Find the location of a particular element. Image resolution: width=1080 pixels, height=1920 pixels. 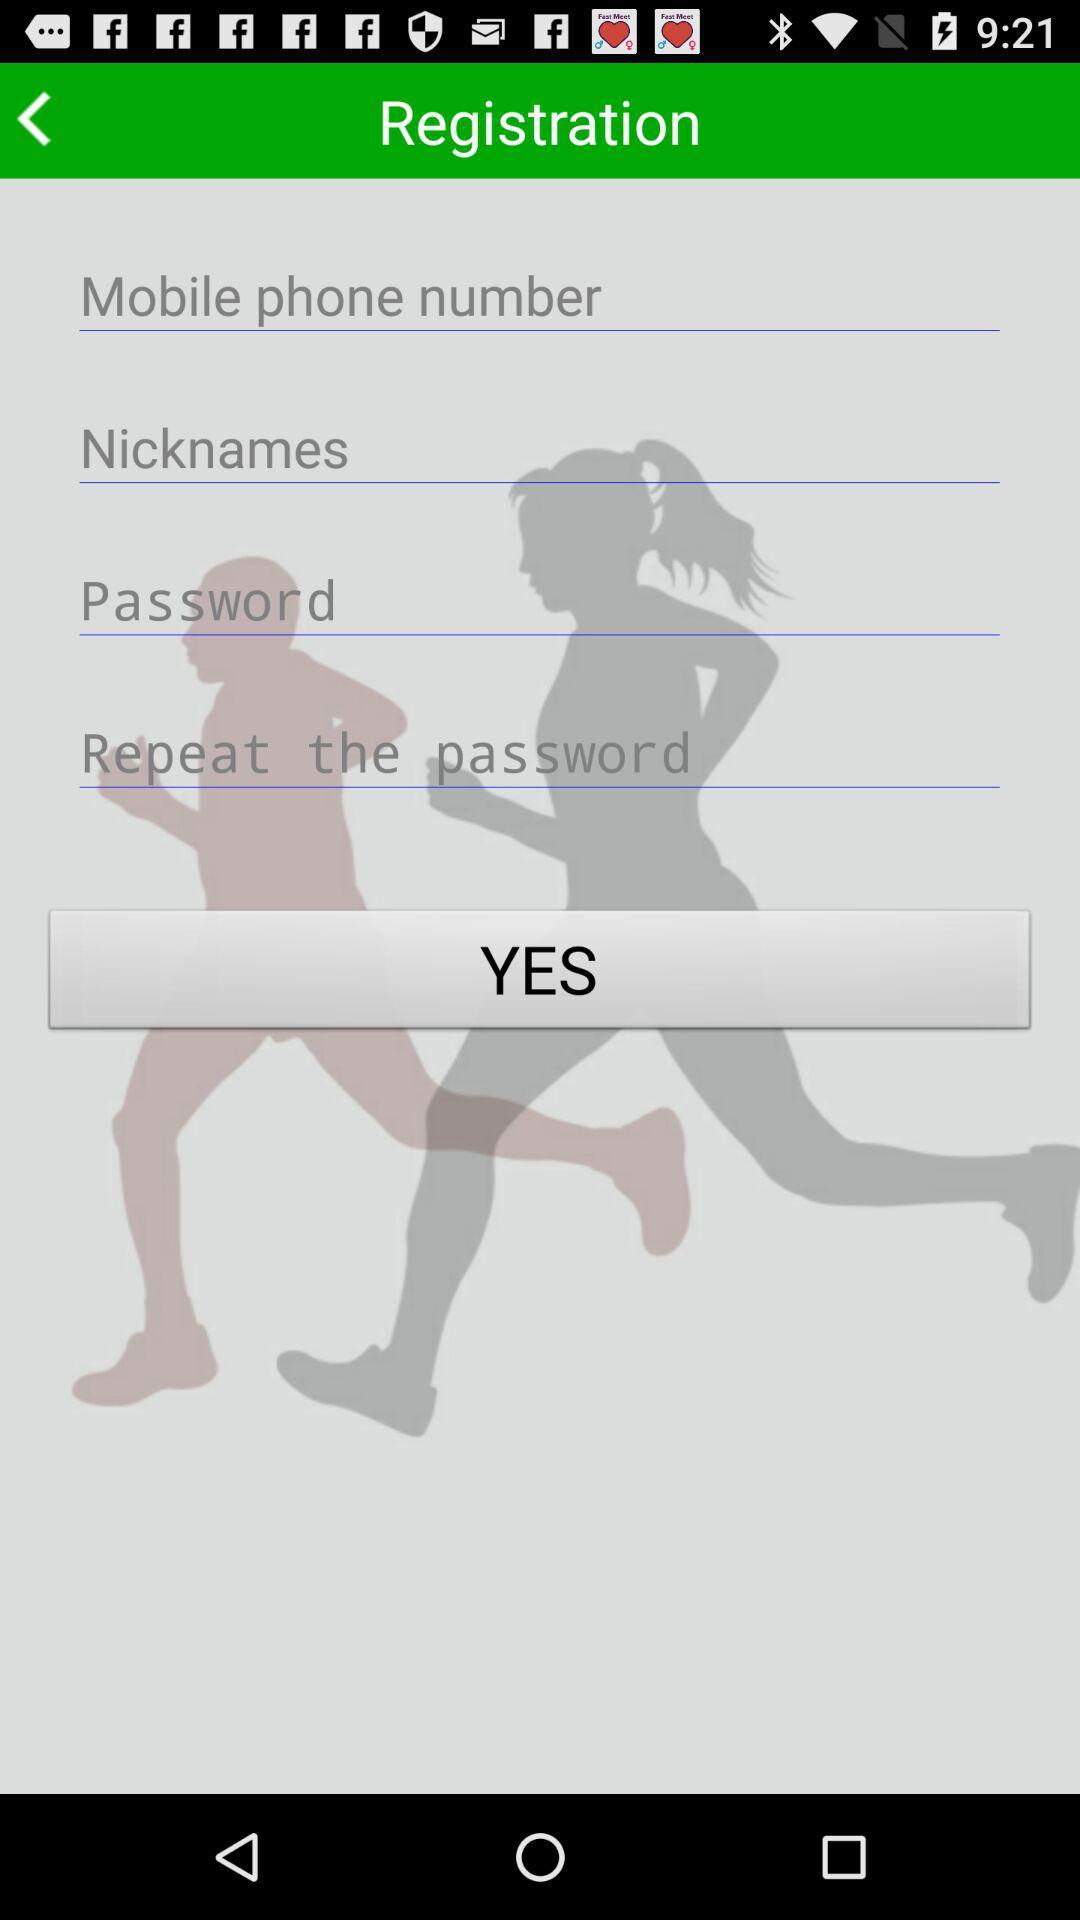

go back is located at coordinates (39, 117).